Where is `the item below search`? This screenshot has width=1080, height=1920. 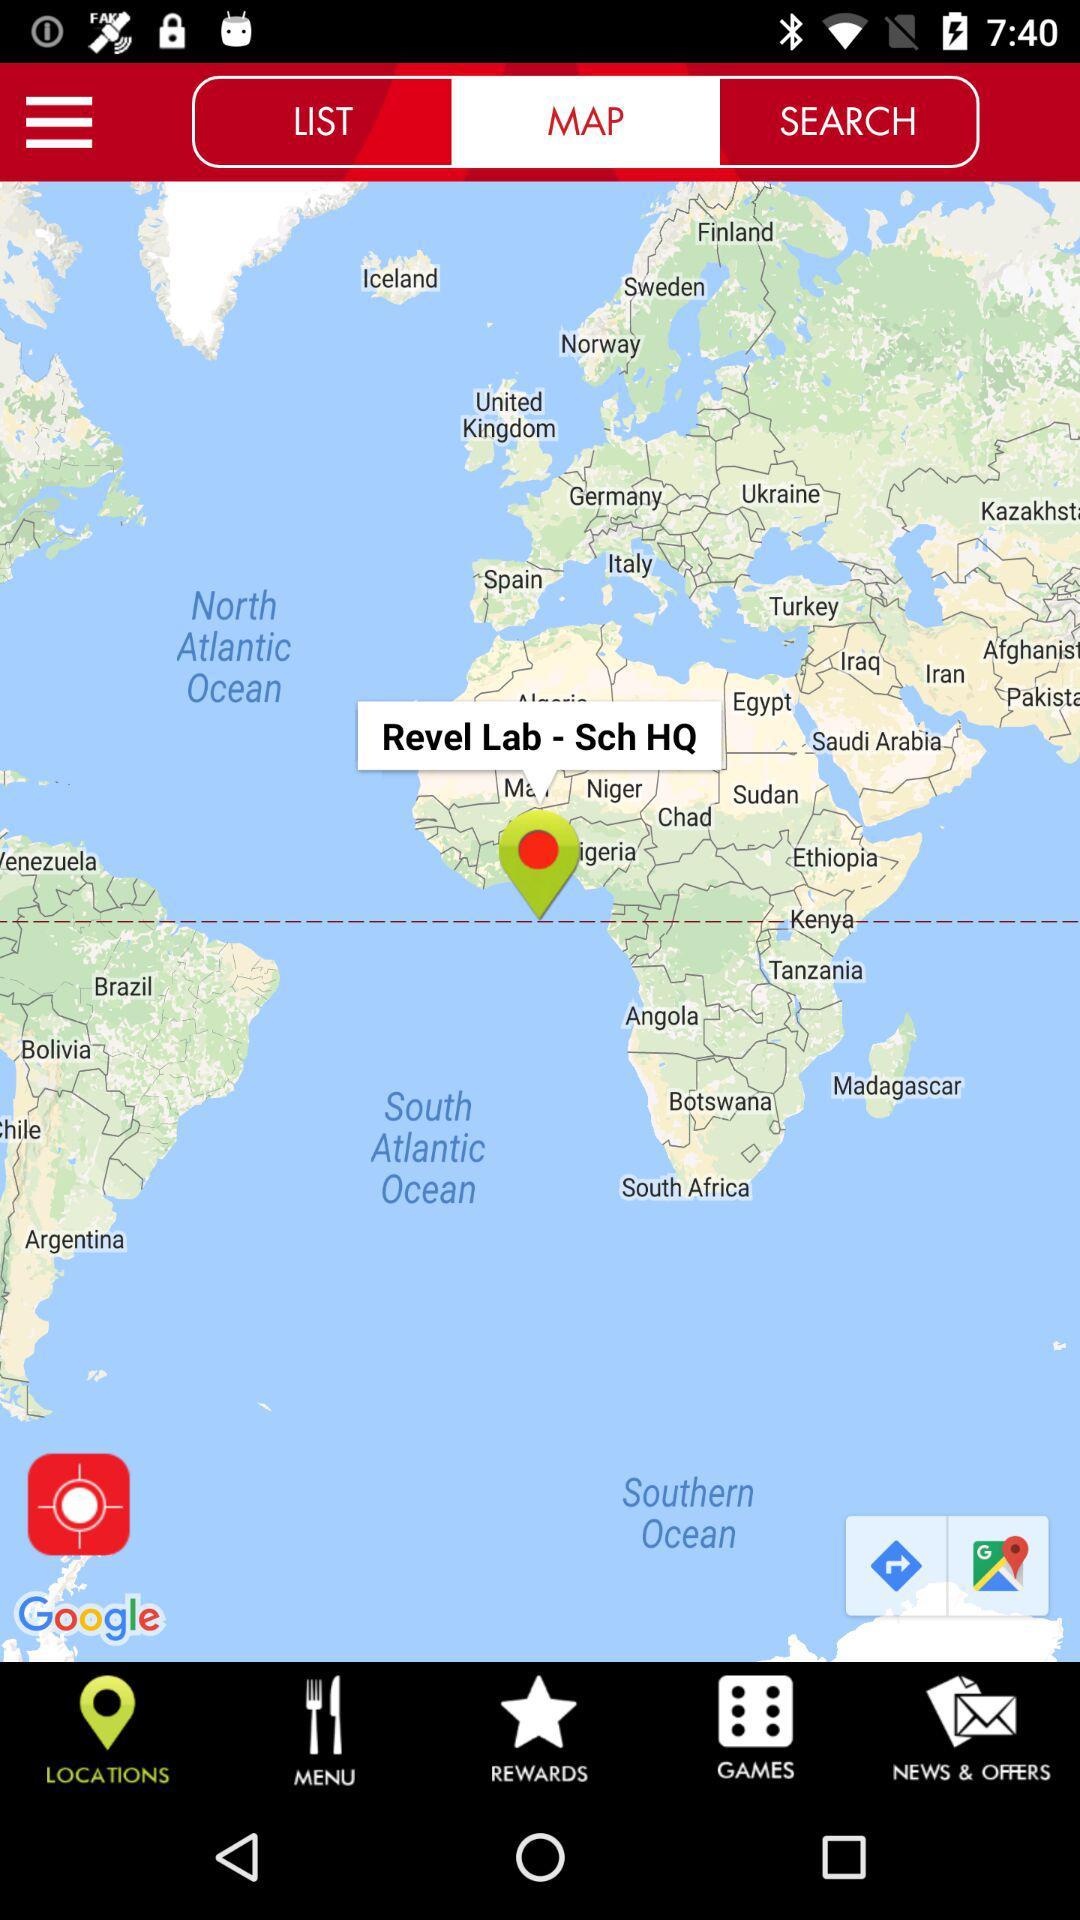
the item below search is located at coordinates (893, 1566).